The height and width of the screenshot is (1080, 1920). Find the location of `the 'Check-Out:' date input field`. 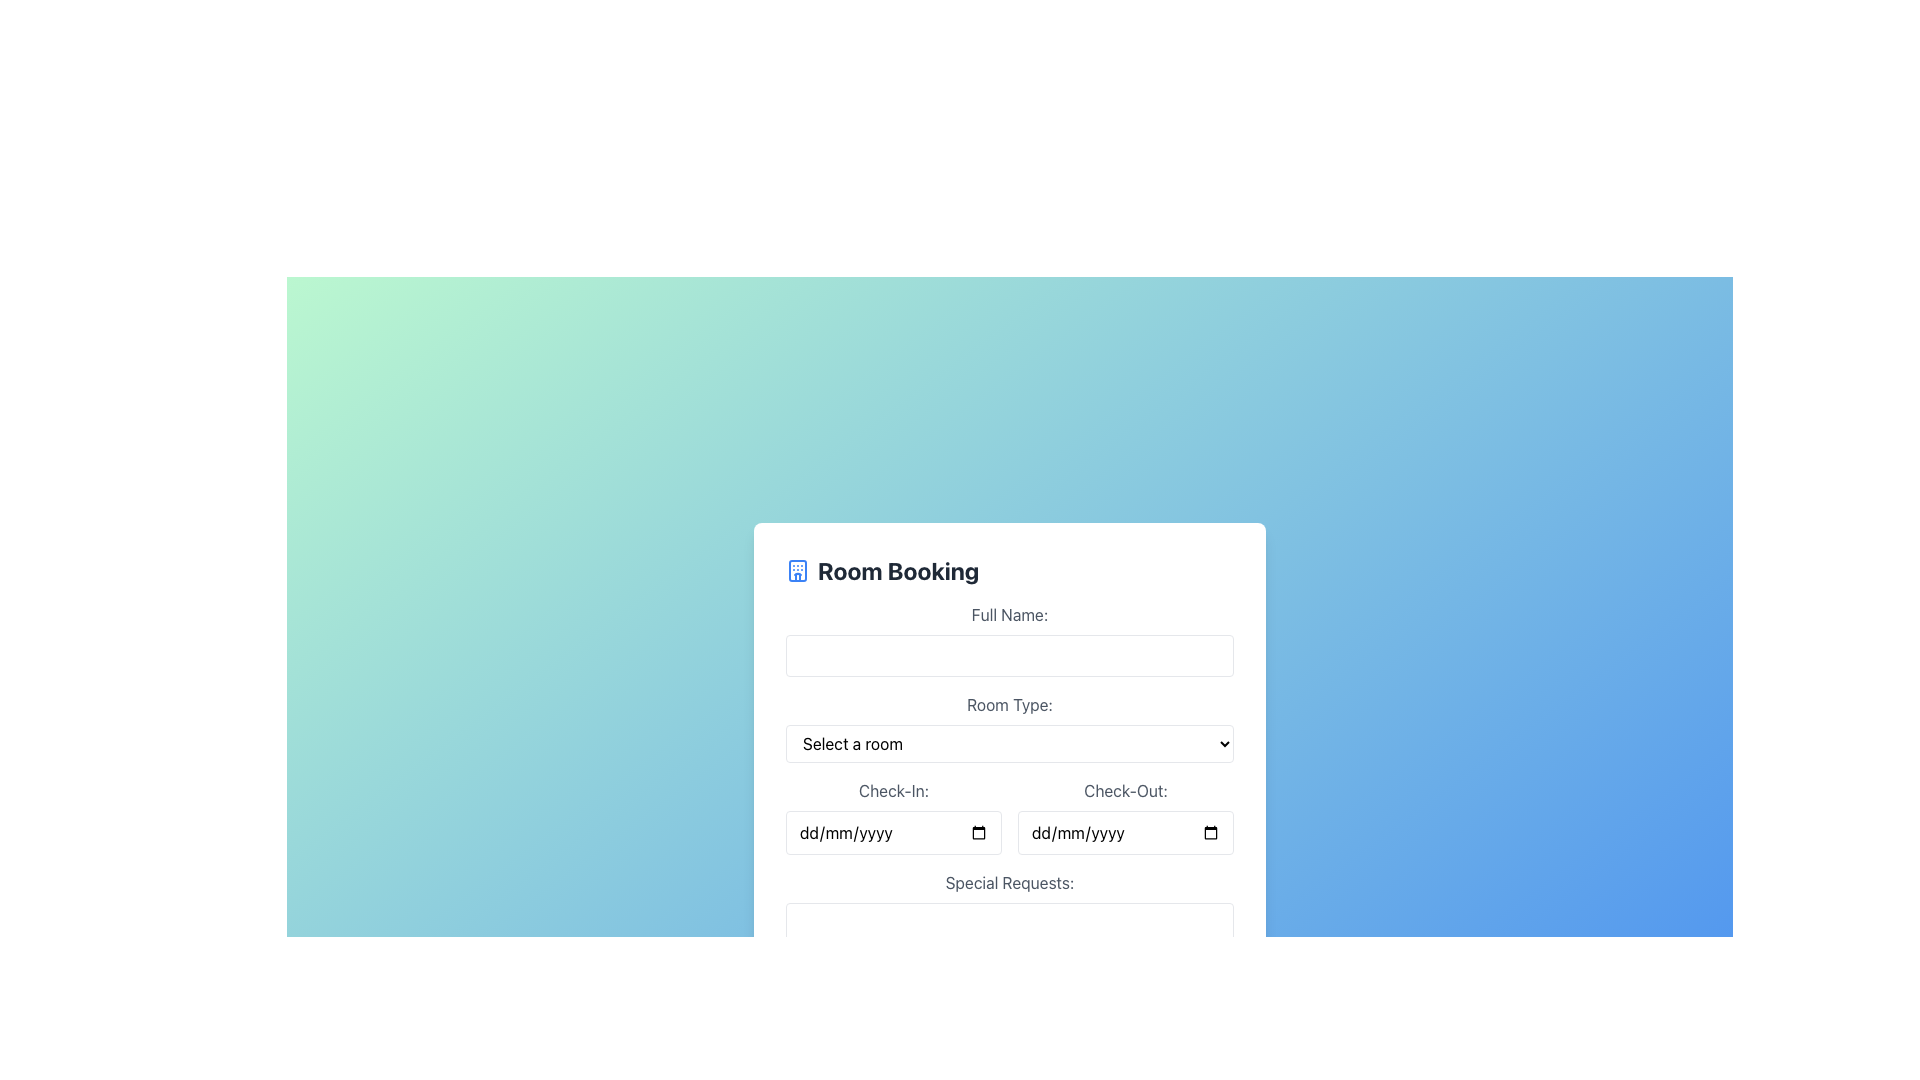

the 'Check-Out:' date input field is located at coordinates (1126, 833).